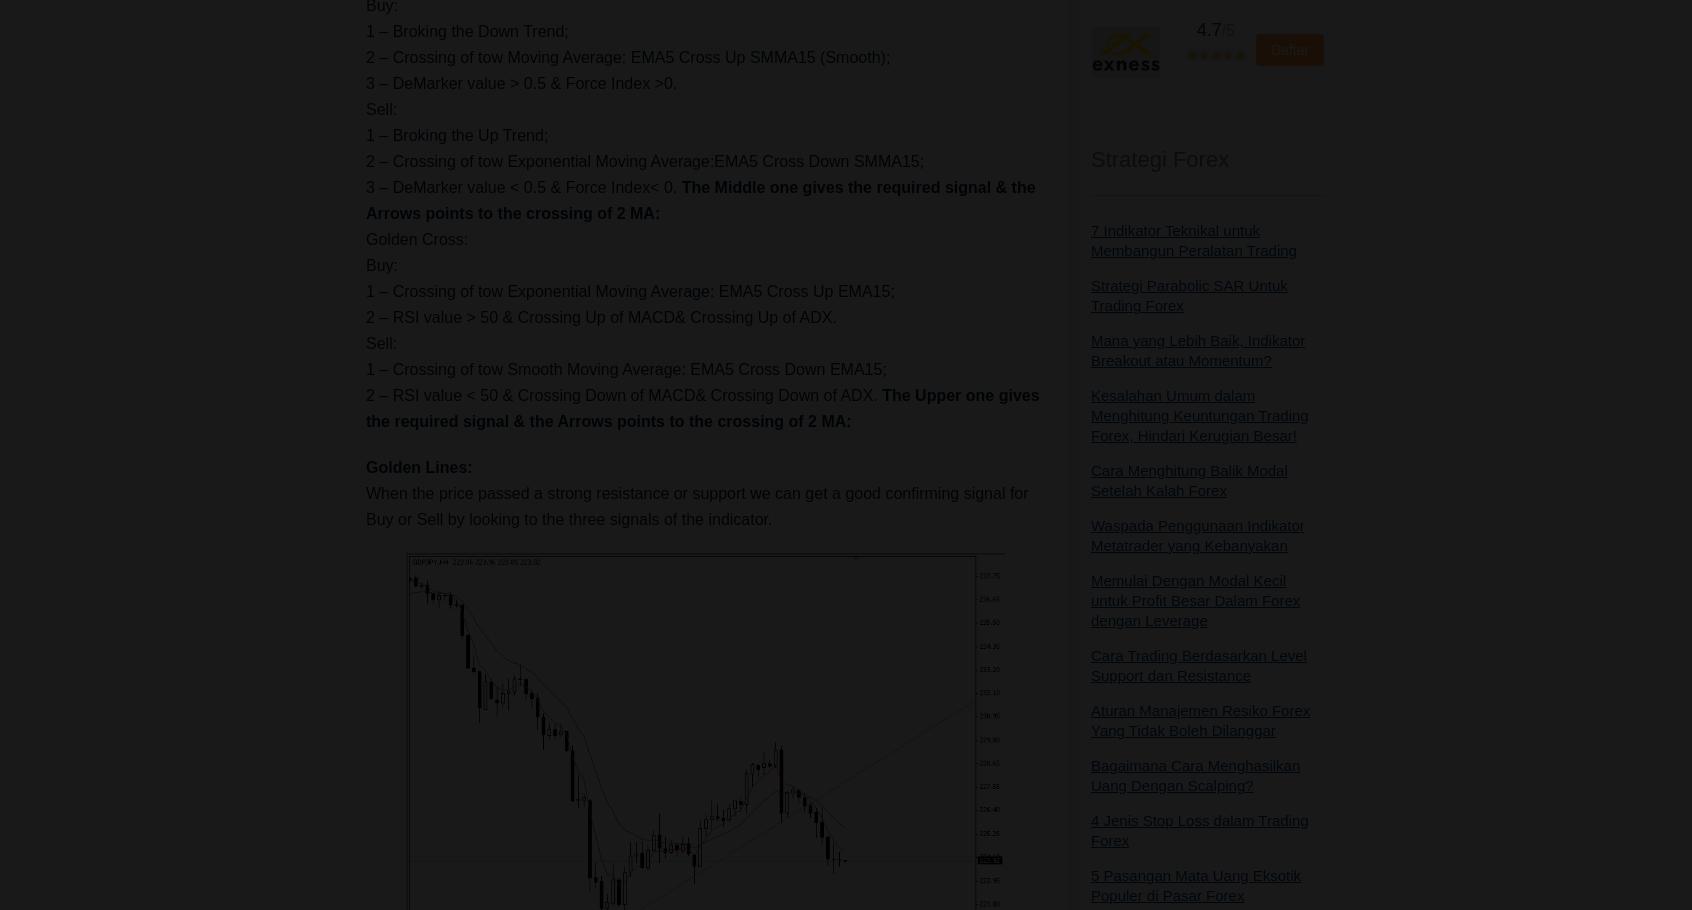  What do you see at coordinates (365, 82) in the screenshot?
I see `'3 – DeMarker value > 0.5 & Force Index >0.'` at bounding box center [365, 82].